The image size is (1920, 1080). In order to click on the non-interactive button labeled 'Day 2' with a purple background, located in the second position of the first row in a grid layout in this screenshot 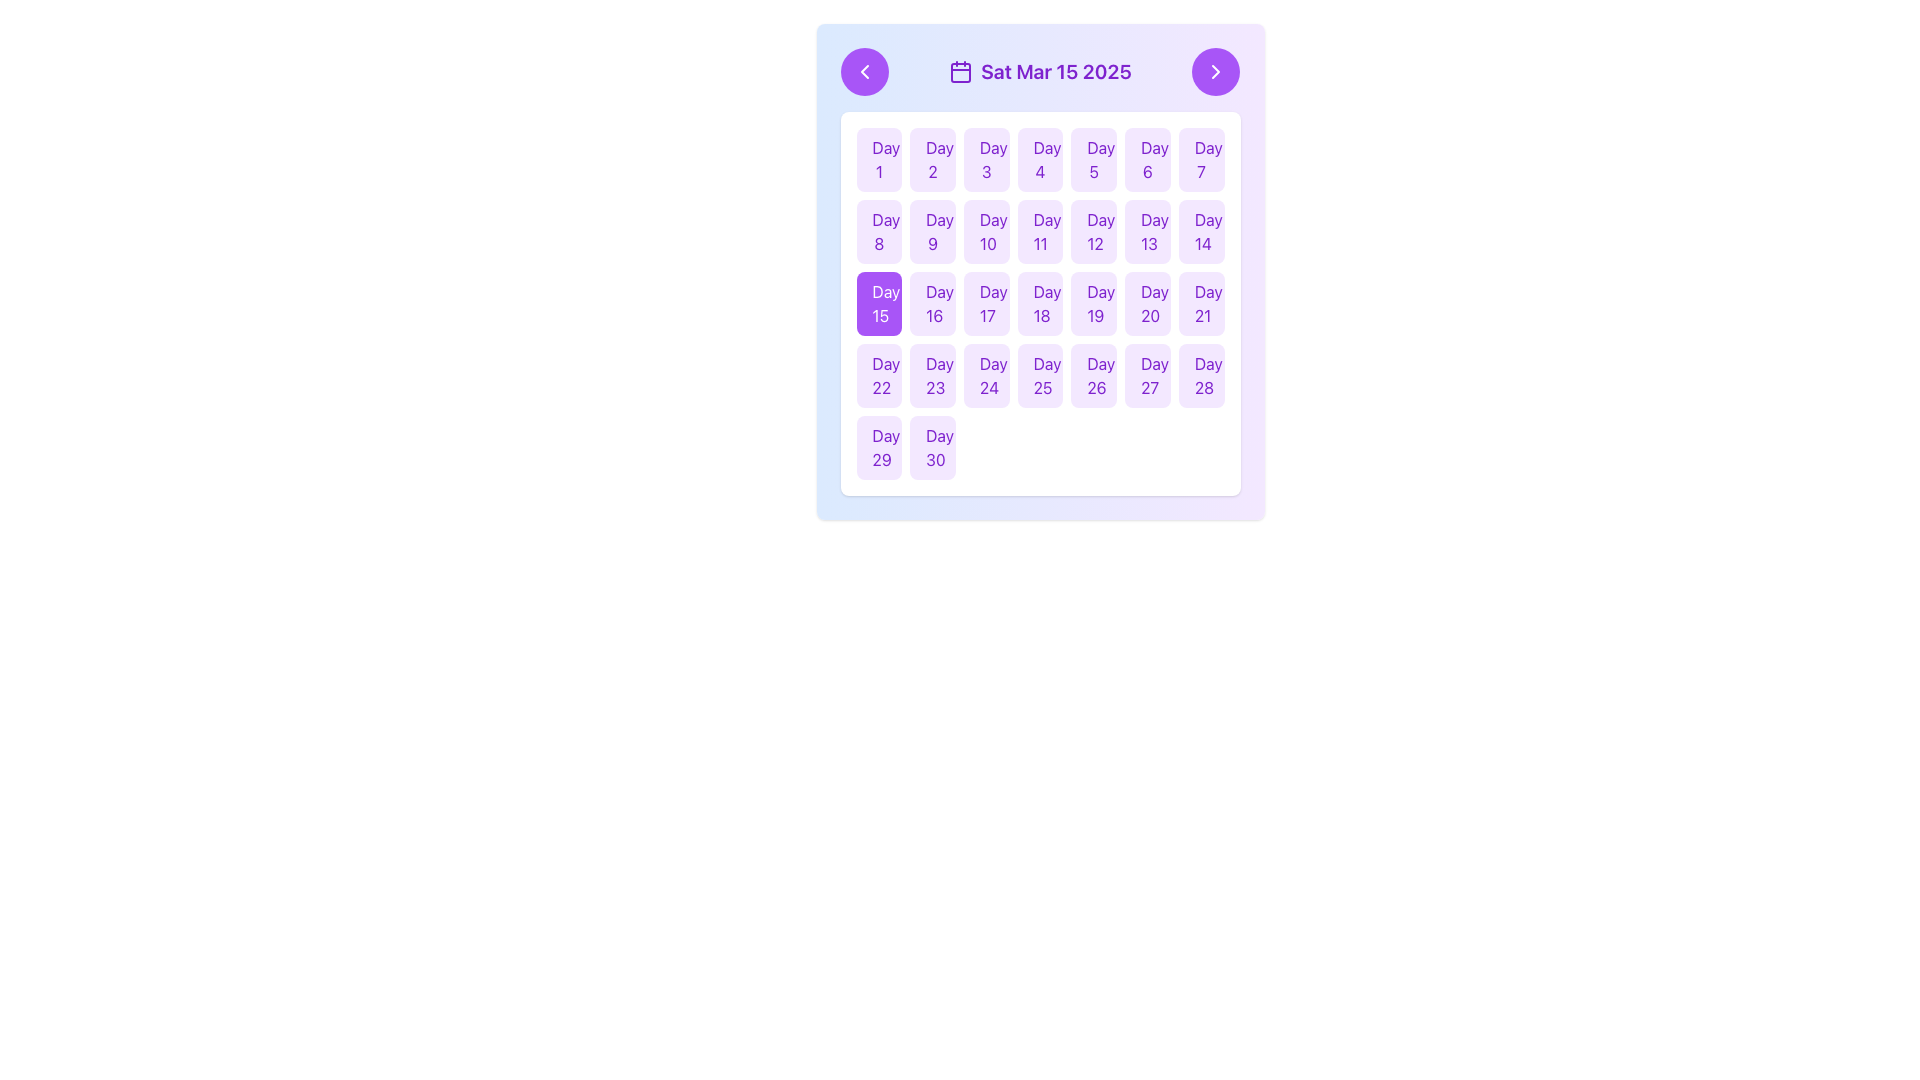, I will do `click(932, 158)`.